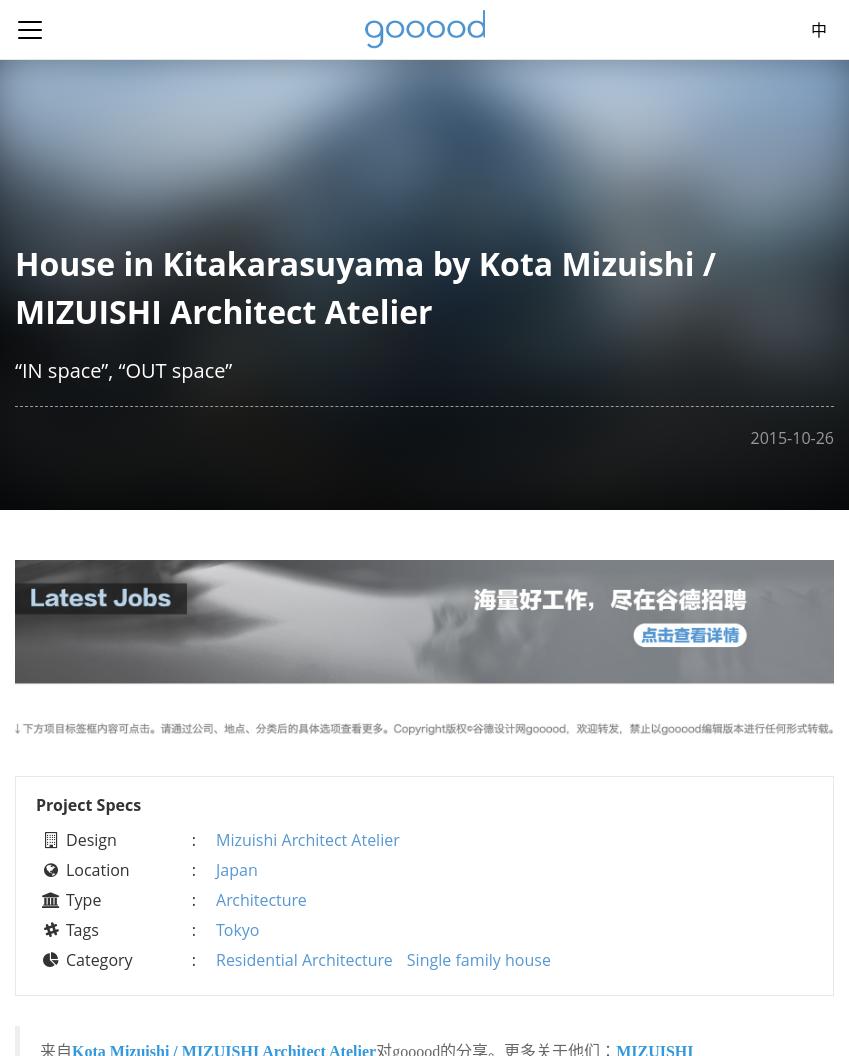 This screenshot has height=1056, width=849. What do you see at coordinates (96, 867) in the screenshot?
I see `'Location'` at bounding box center [96, 867].